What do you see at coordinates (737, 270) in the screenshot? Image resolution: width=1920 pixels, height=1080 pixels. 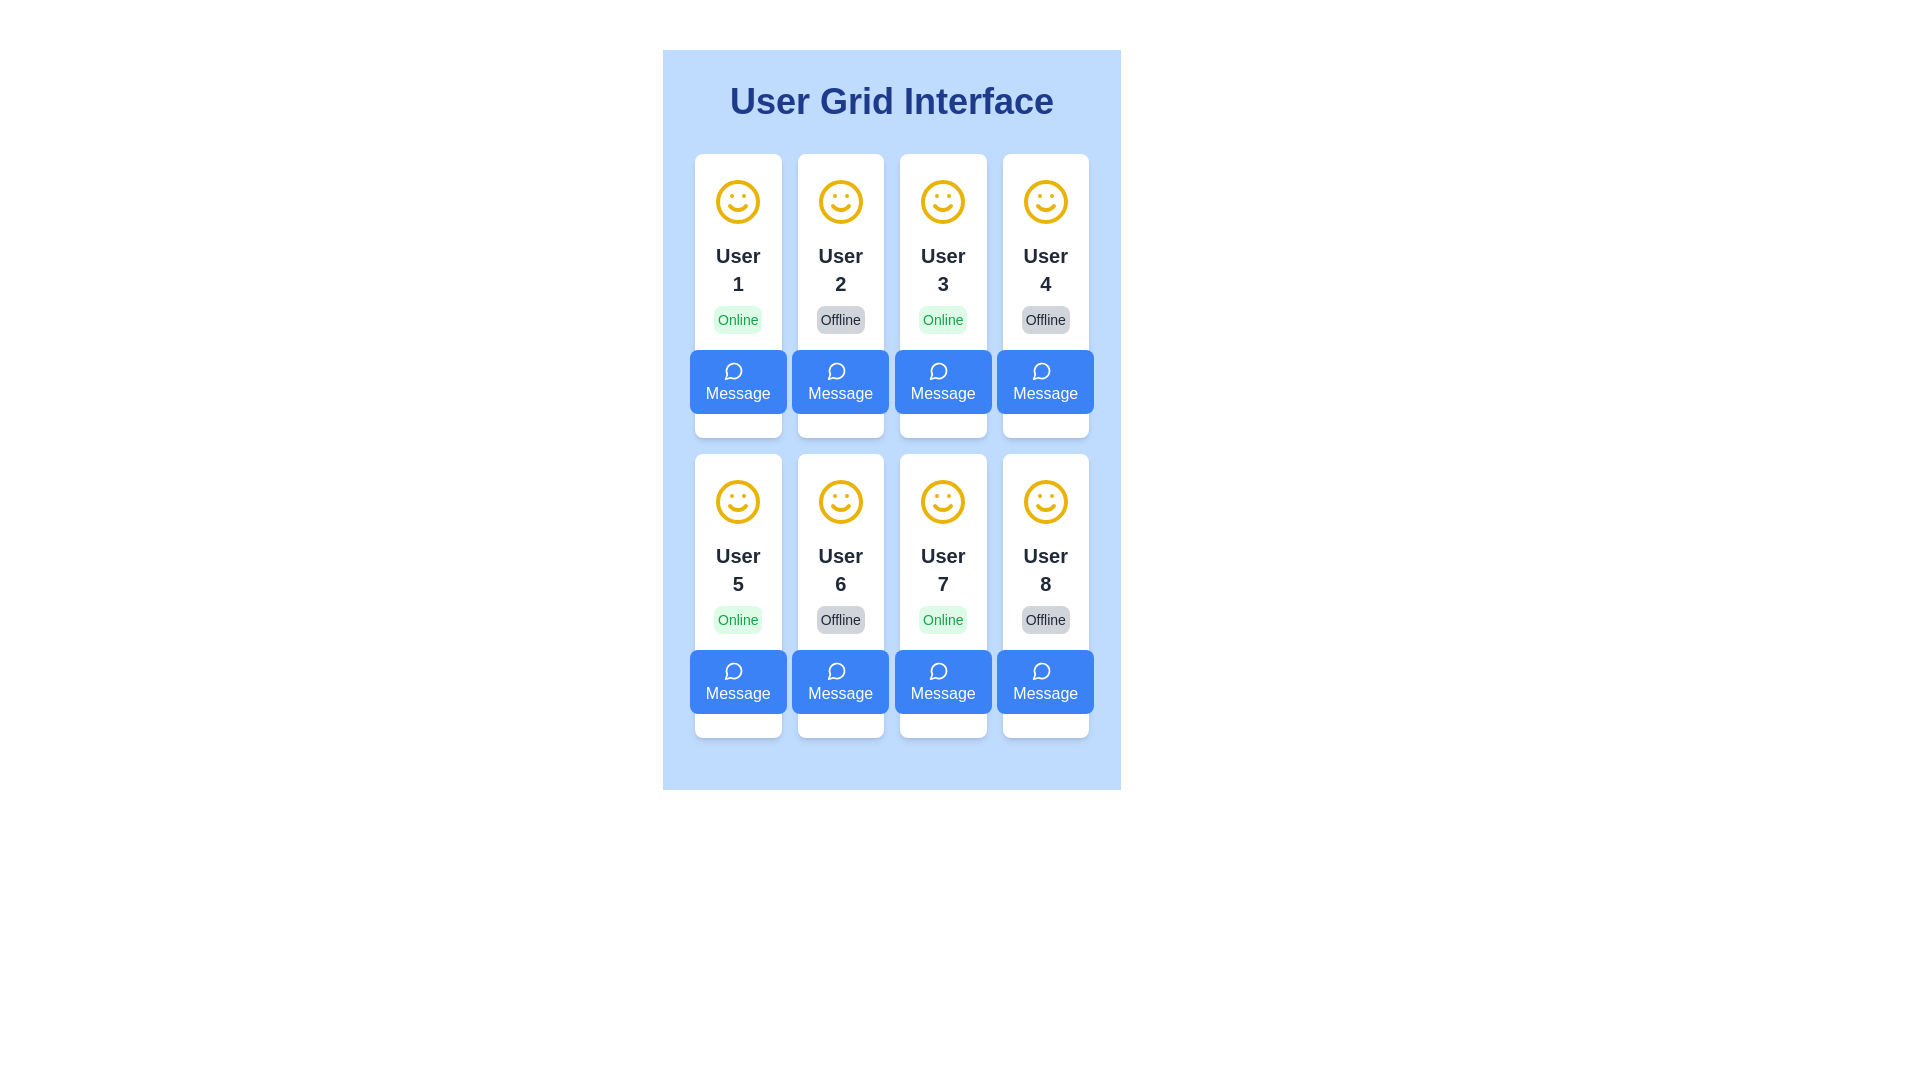 I see `the Static Text Label displaying the username of the user in the first card of the user grid interface, positioned below the smiley icon and above the 'Online' text` at bounding box center [737, 270].